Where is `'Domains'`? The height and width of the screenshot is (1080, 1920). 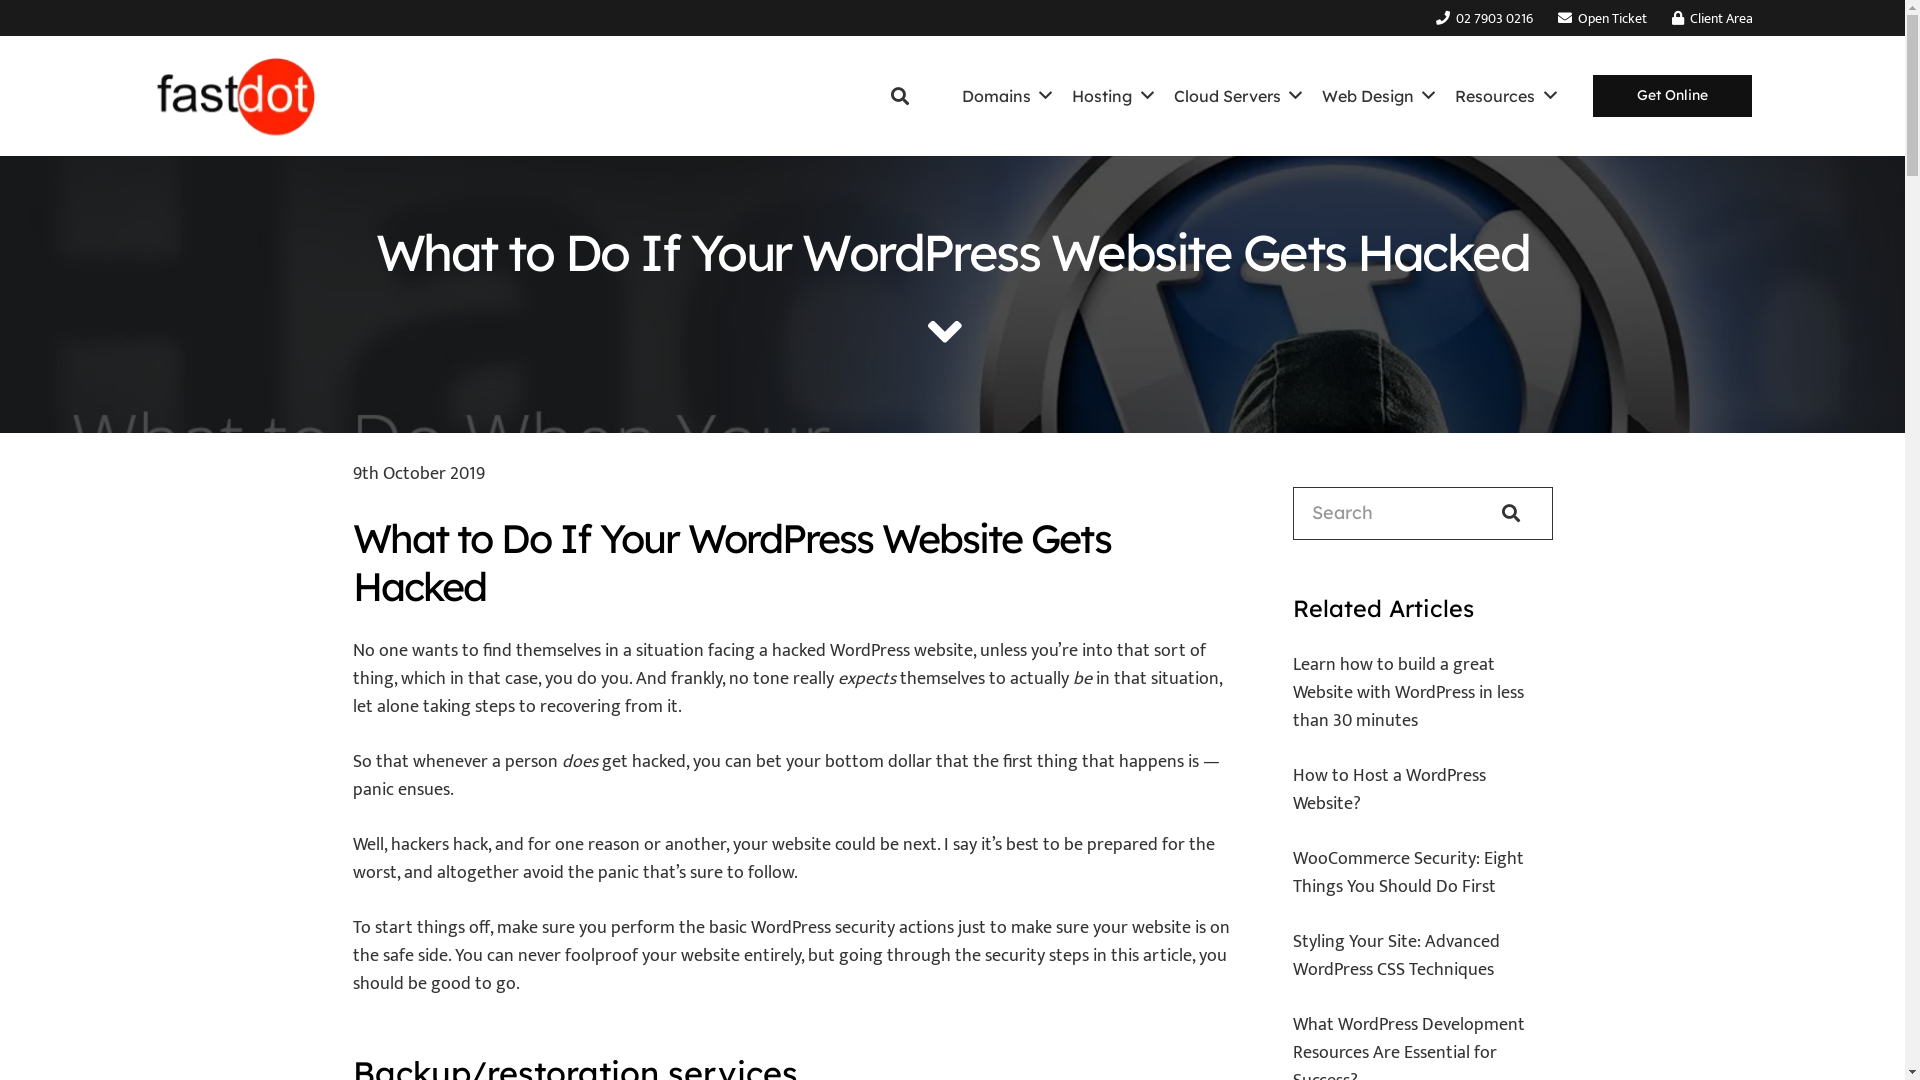 'Domains' is located at coordinates (1007, 96).